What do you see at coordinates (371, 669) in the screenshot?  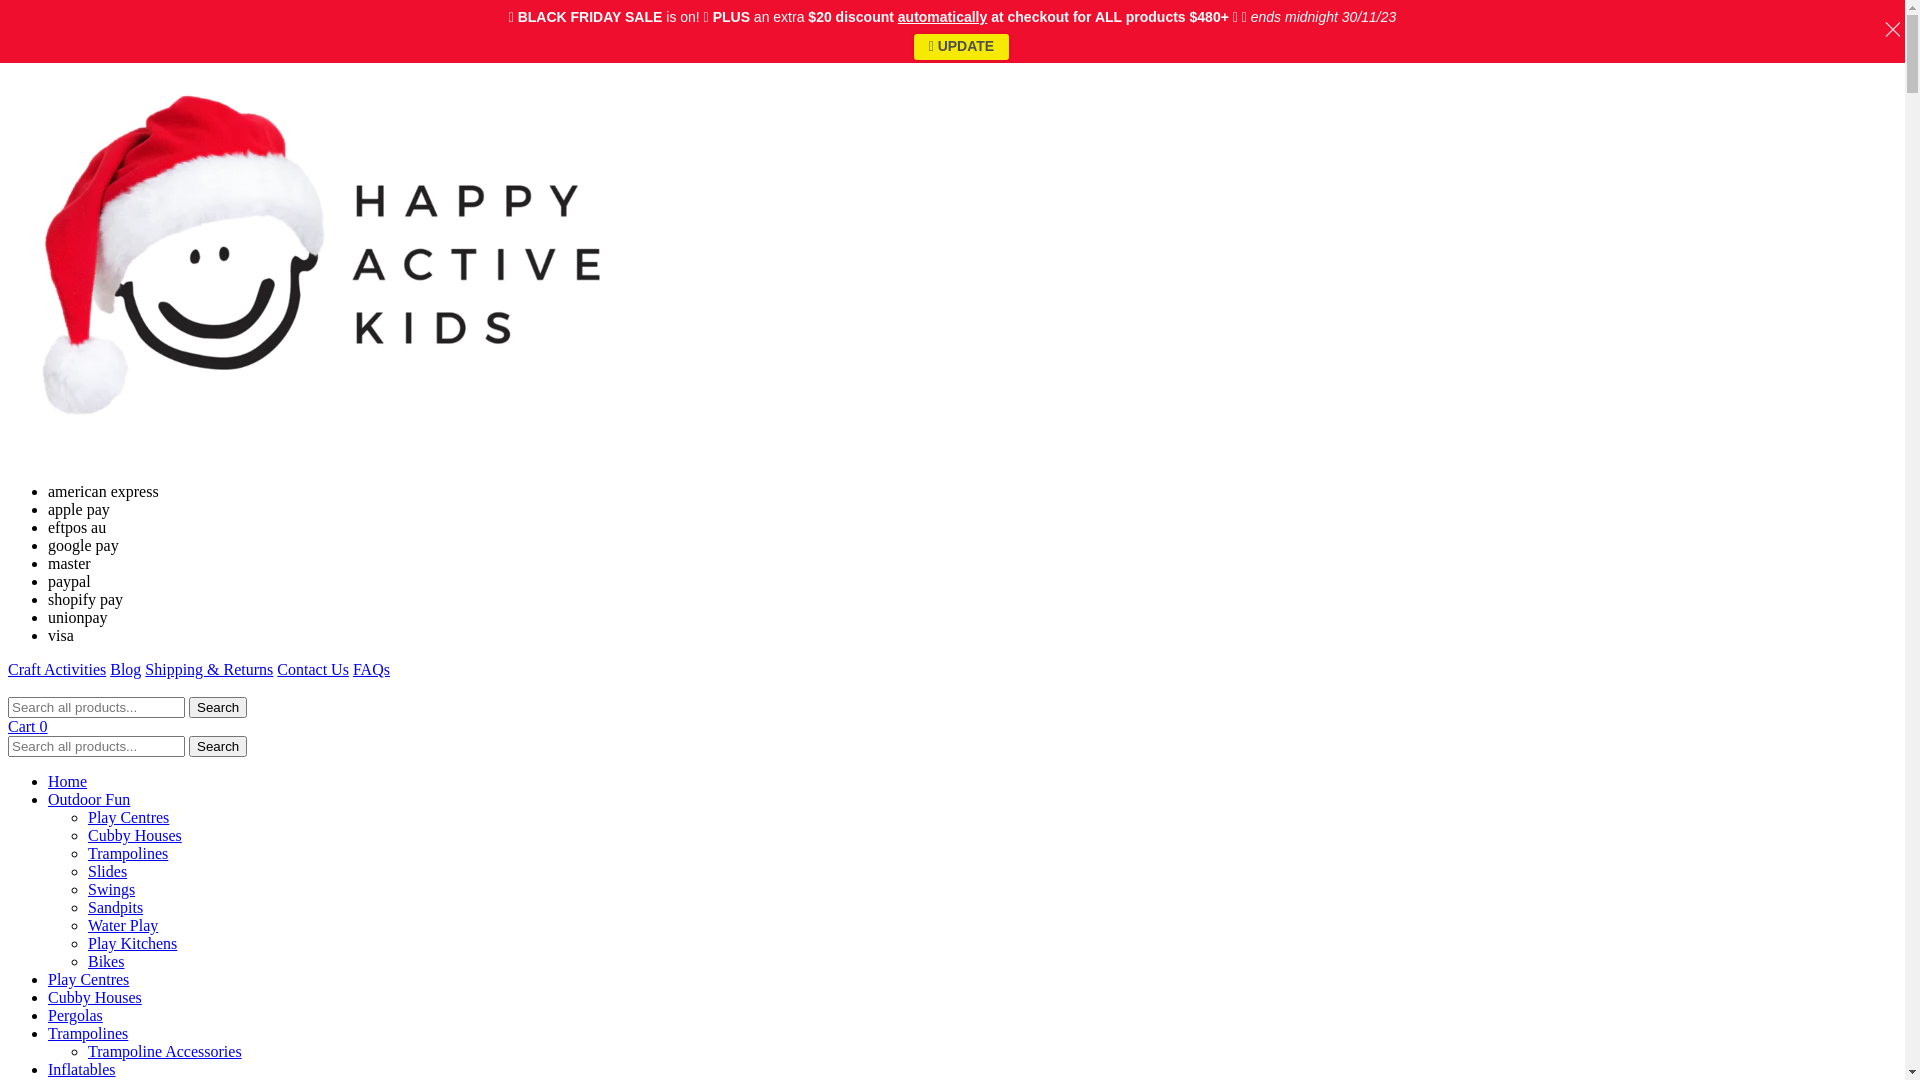 I see `'FAQs'` at bounding box center [371, 669].